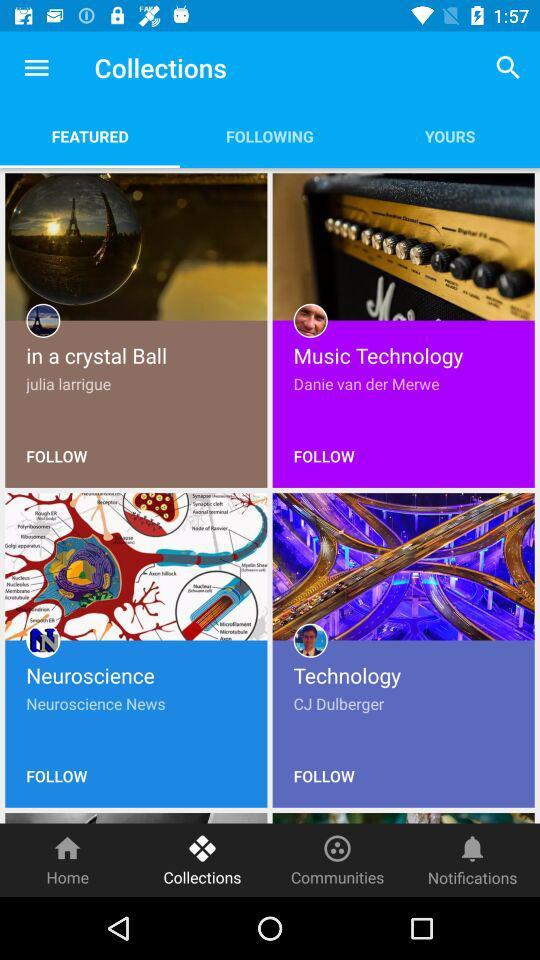 The width and height of the screenshot is (540, 960). What do you see at coordinates (36, 68) in the screenshot?
I see `the item to the left of collections item` at bounding box center [36, 68].